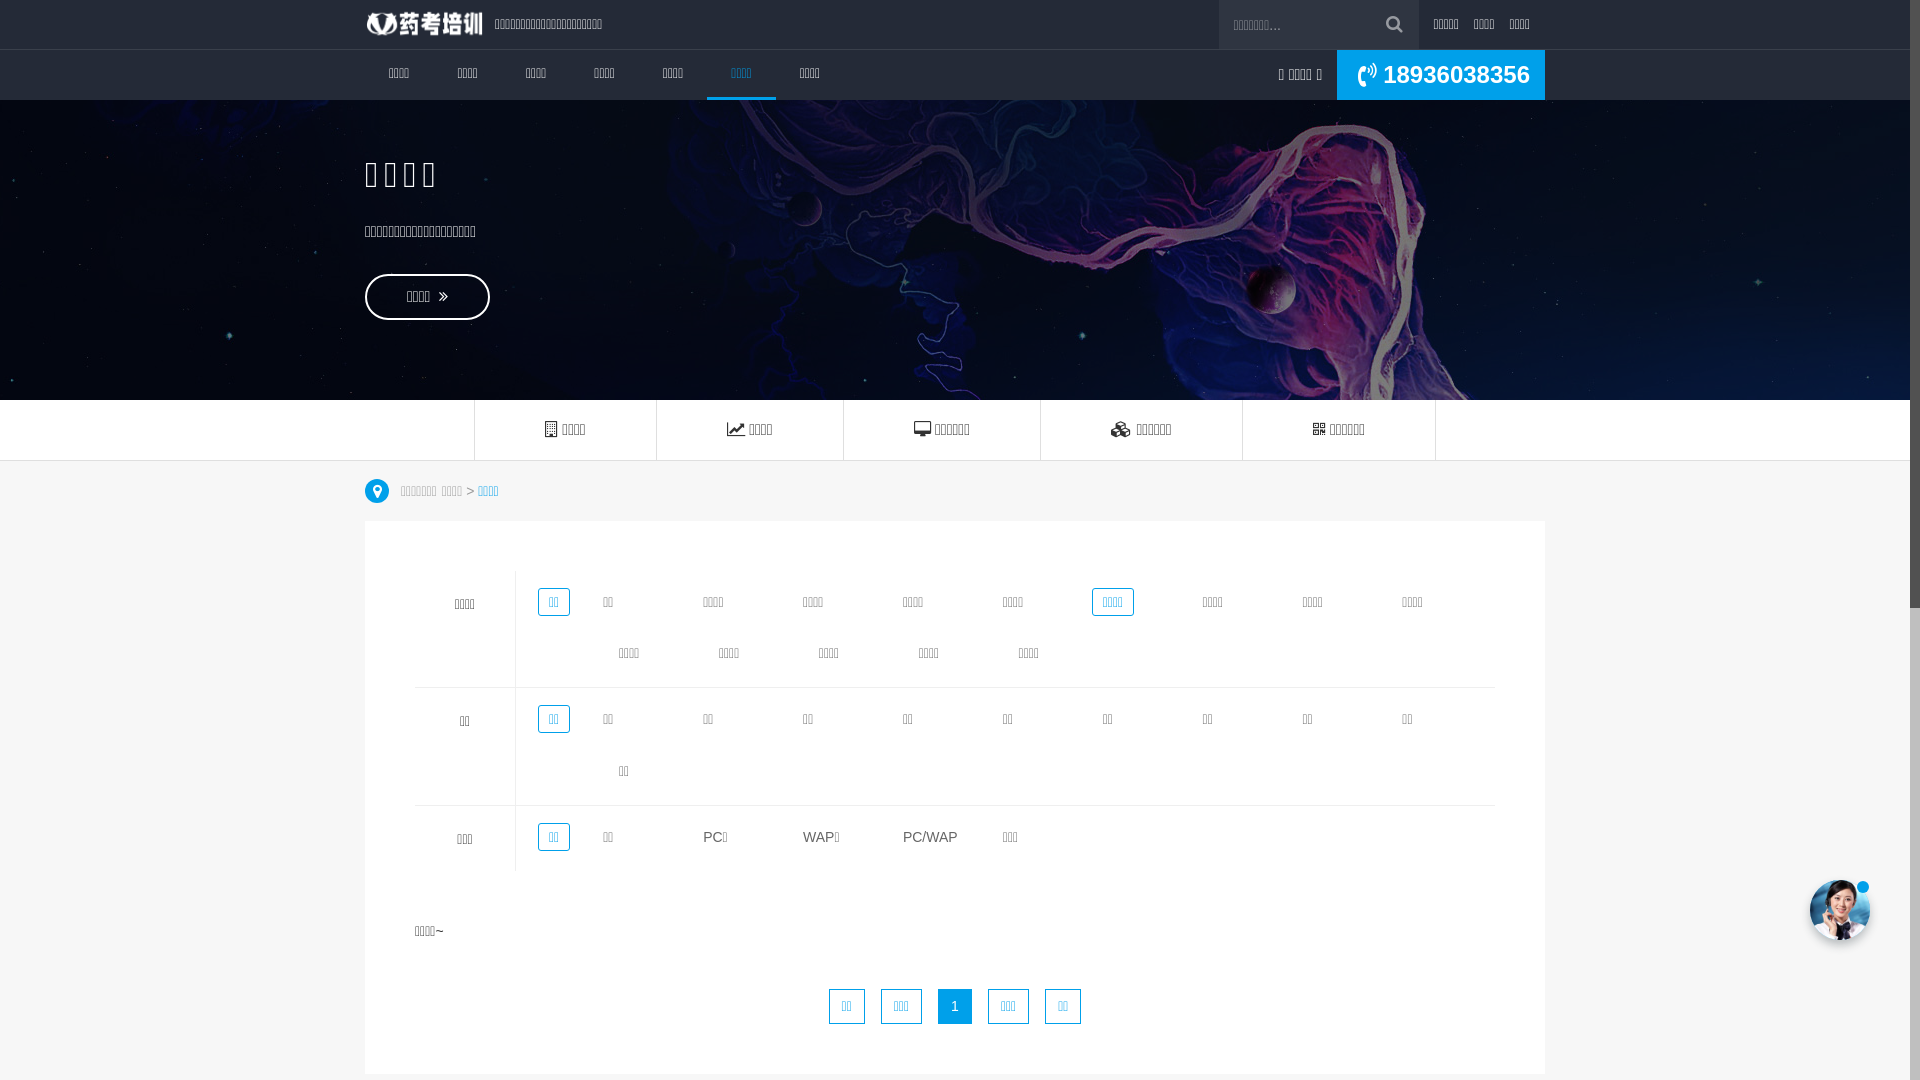  Describe the element at coordinates (929, 837) in the screenshot. I see `'PC/WAP'` at that location.